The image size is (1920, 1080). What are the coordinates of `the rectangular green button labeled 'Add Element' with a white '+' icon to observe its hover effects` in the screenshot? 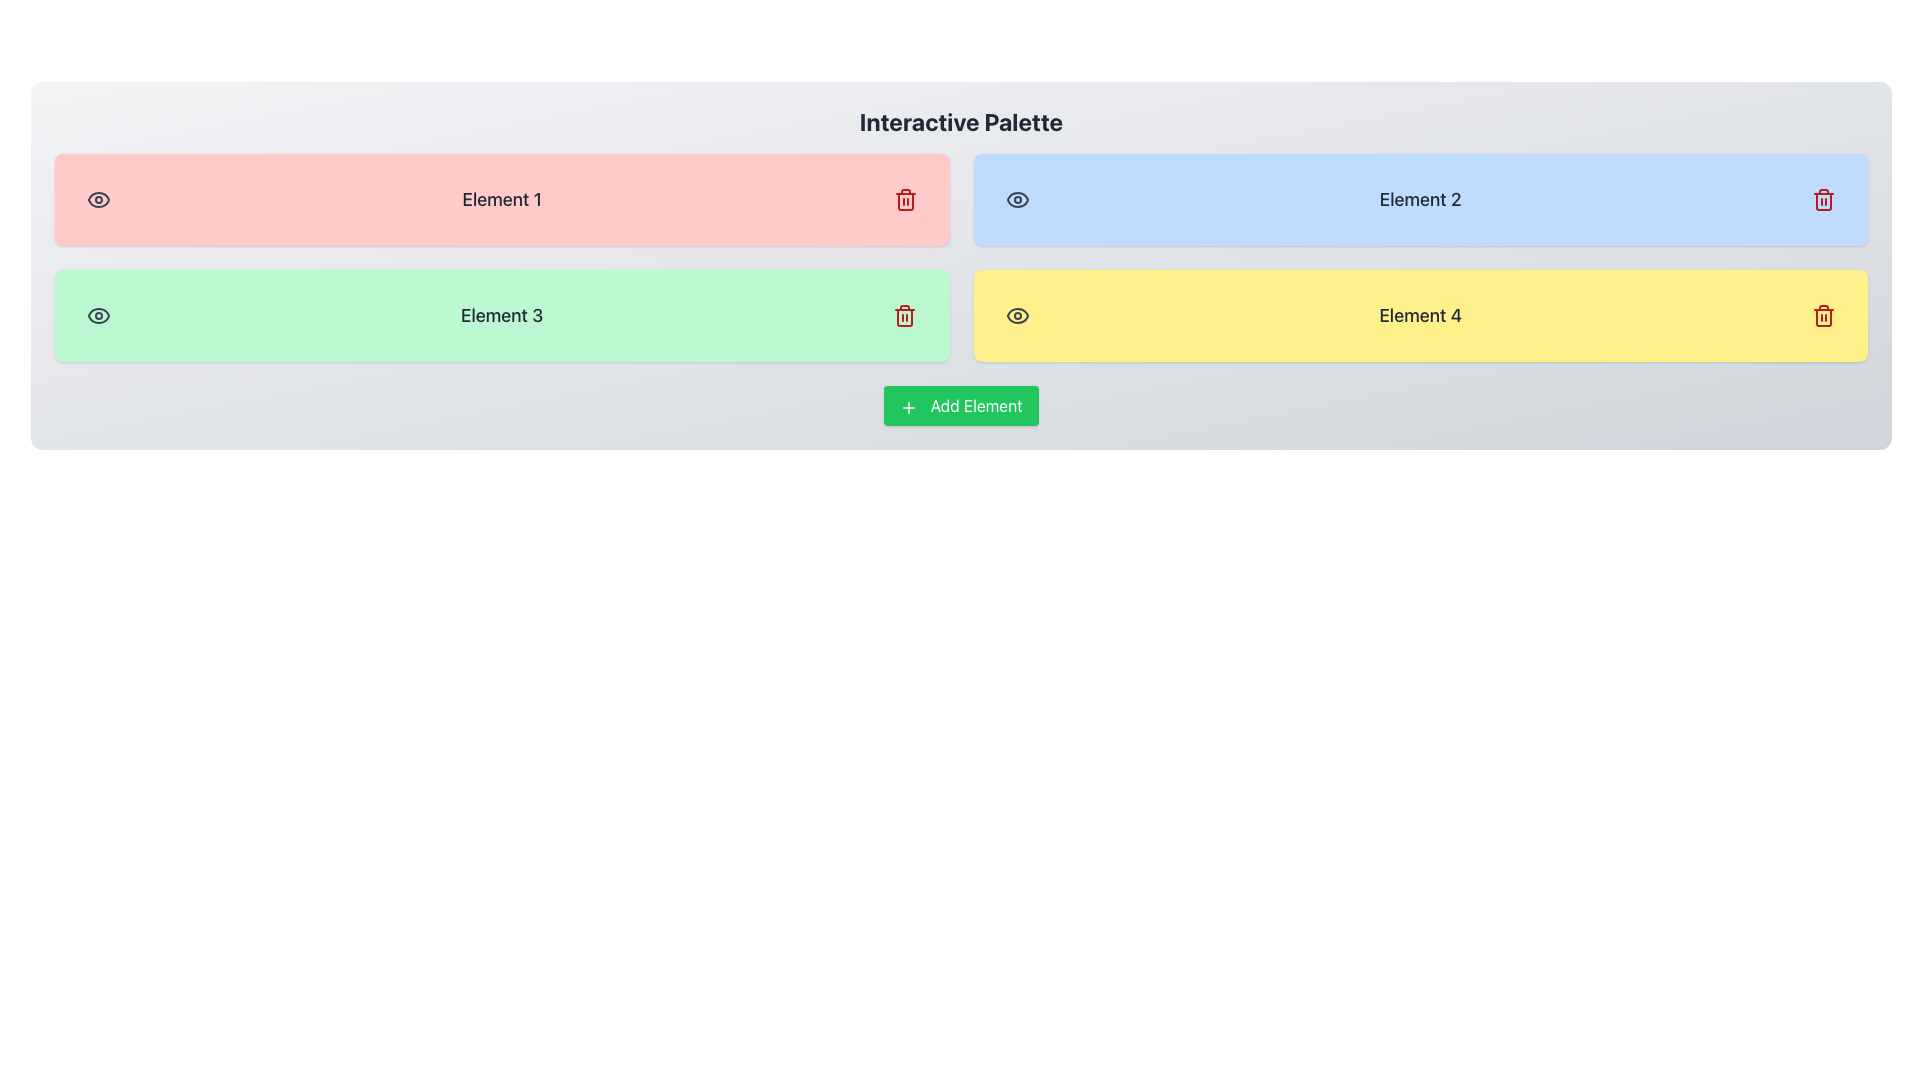 It's located at (961, 405).